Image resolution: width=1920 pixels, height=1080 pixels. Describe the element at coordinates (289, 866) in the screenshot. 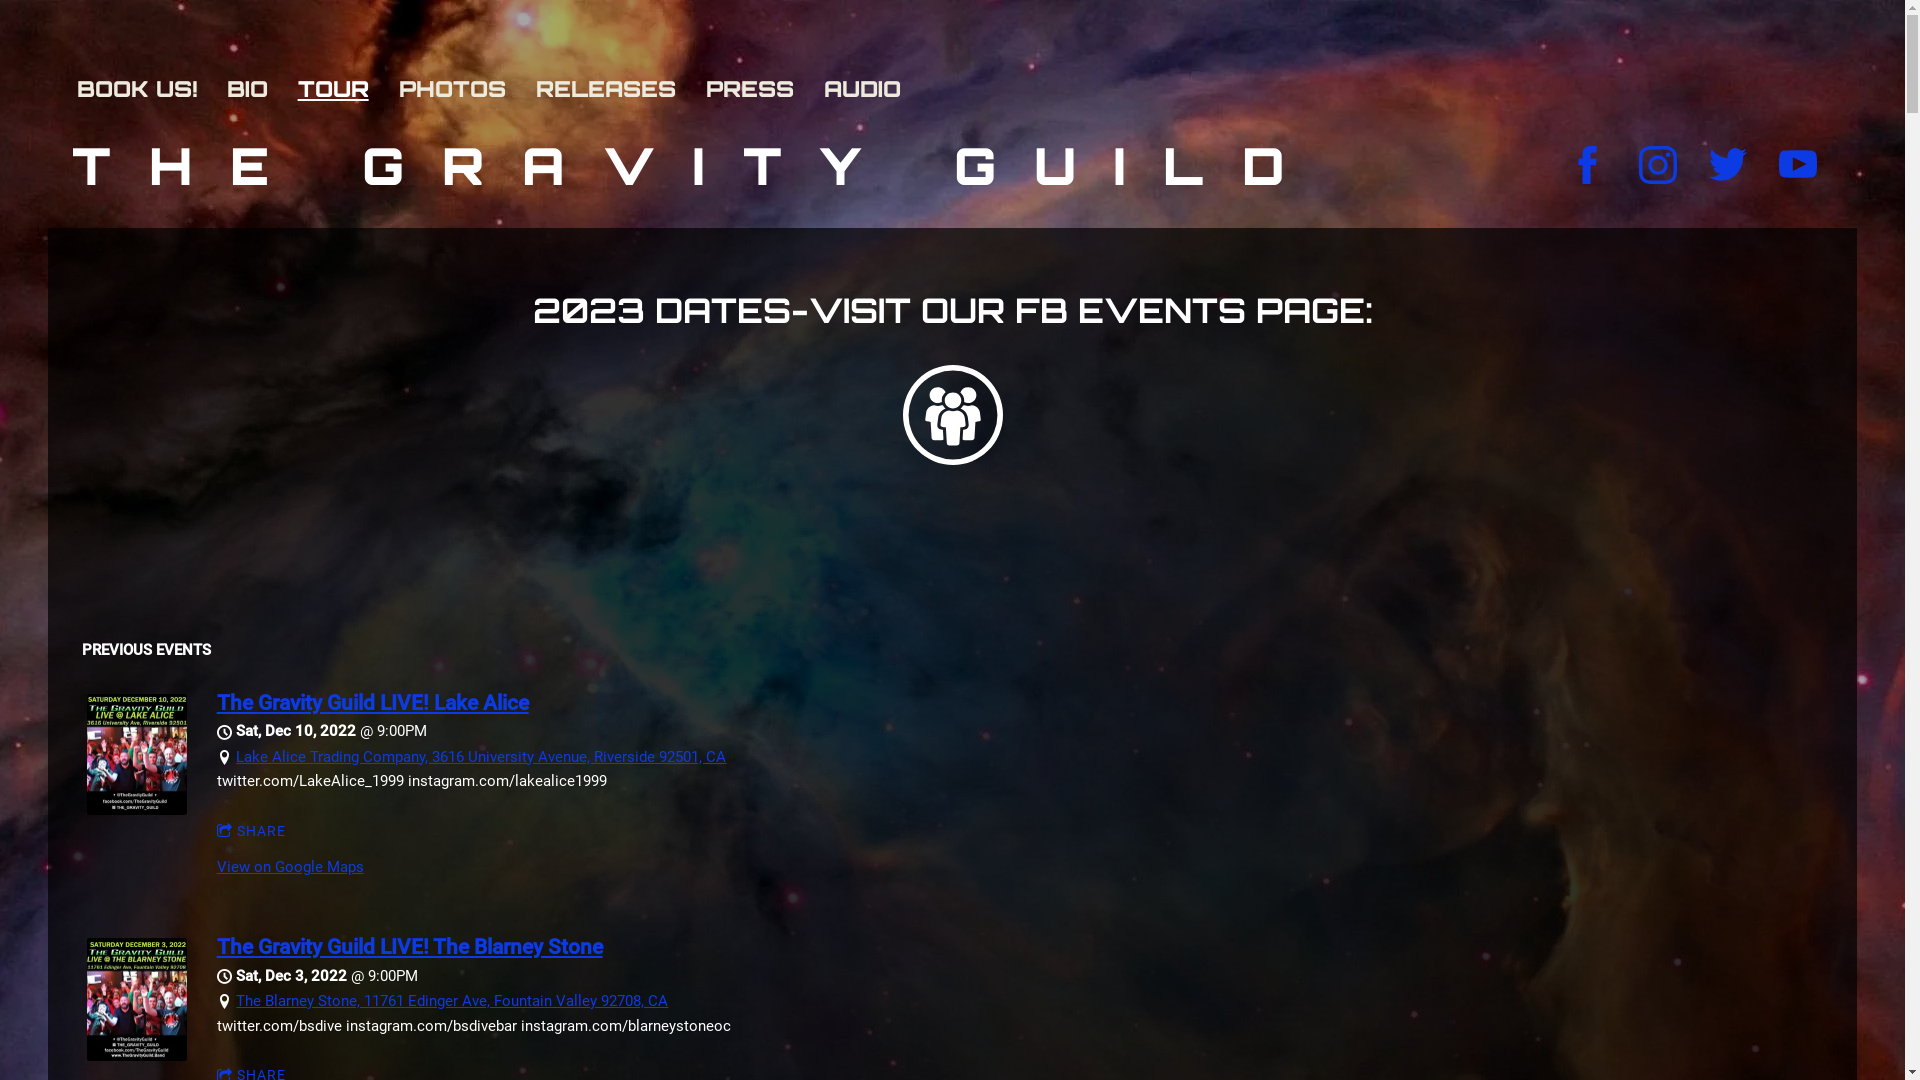

I see `'View on Google Maps'` at that location.